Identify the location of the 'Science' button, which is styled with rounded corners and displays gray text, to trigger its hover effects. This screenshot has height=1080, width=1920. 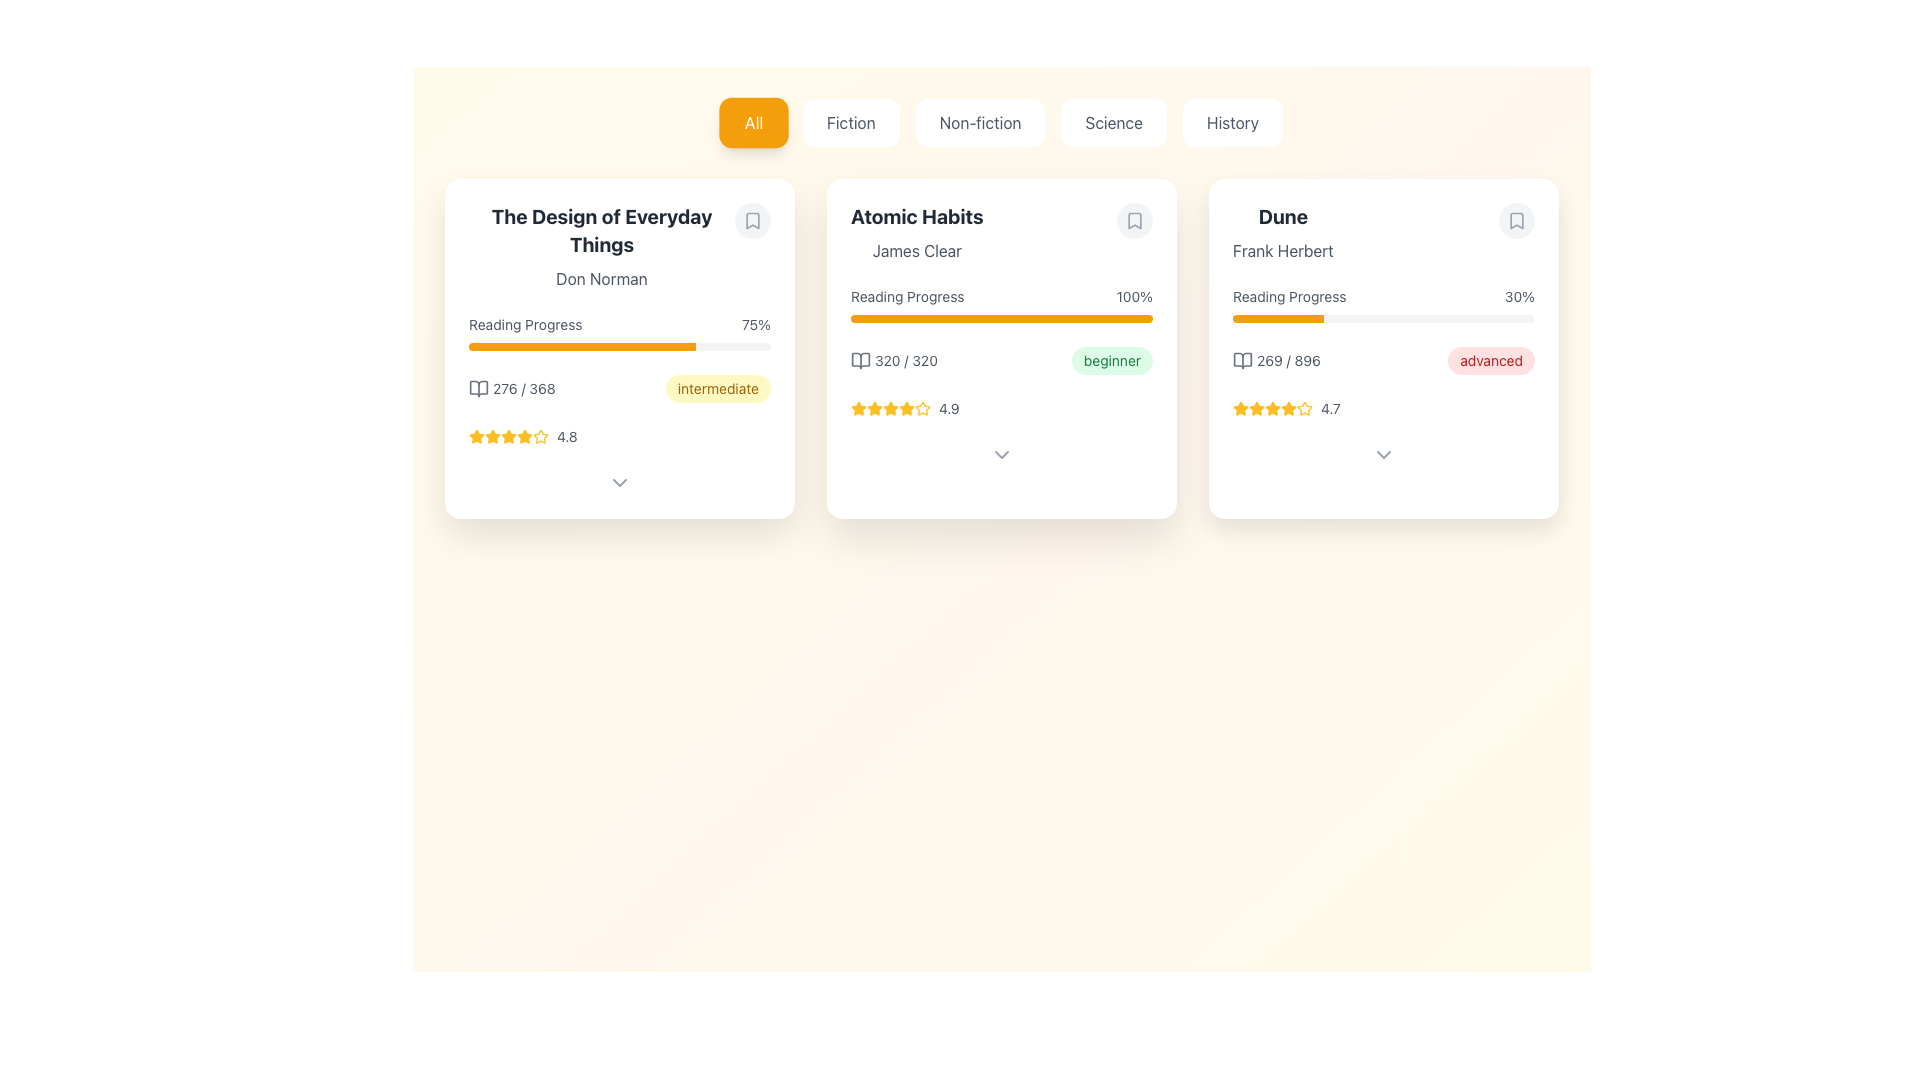
(1113, 123).